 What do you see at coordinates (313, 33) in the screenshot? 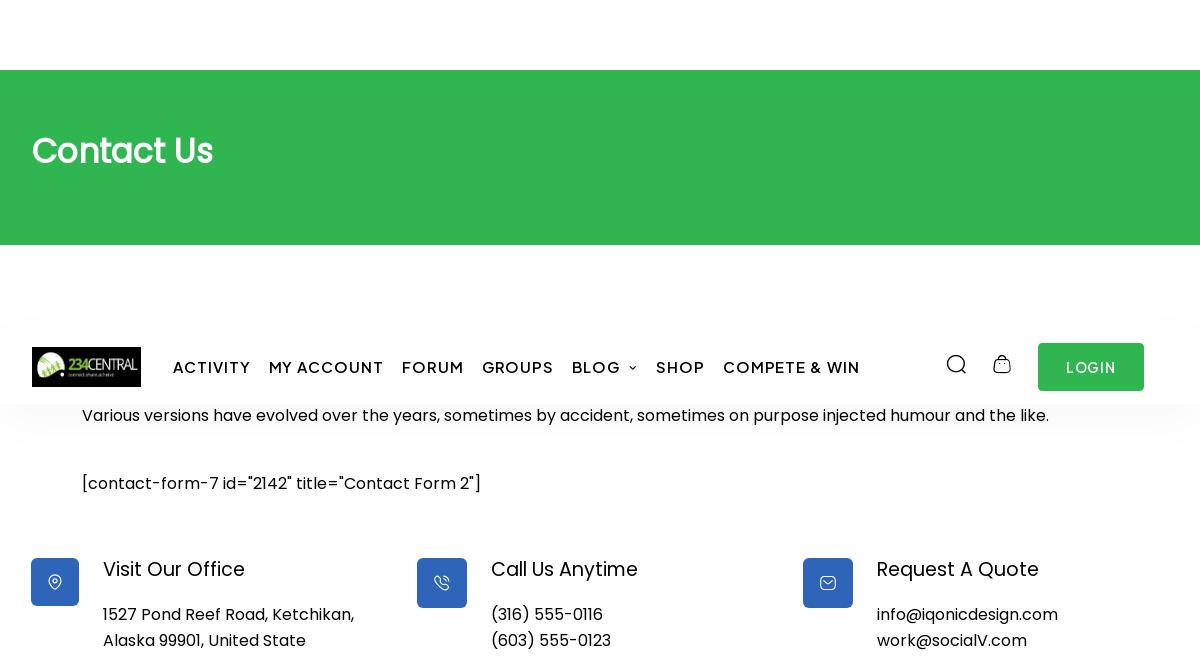
I see `'Have Any Questions For Us ?'` at bounding box center [313, 33].